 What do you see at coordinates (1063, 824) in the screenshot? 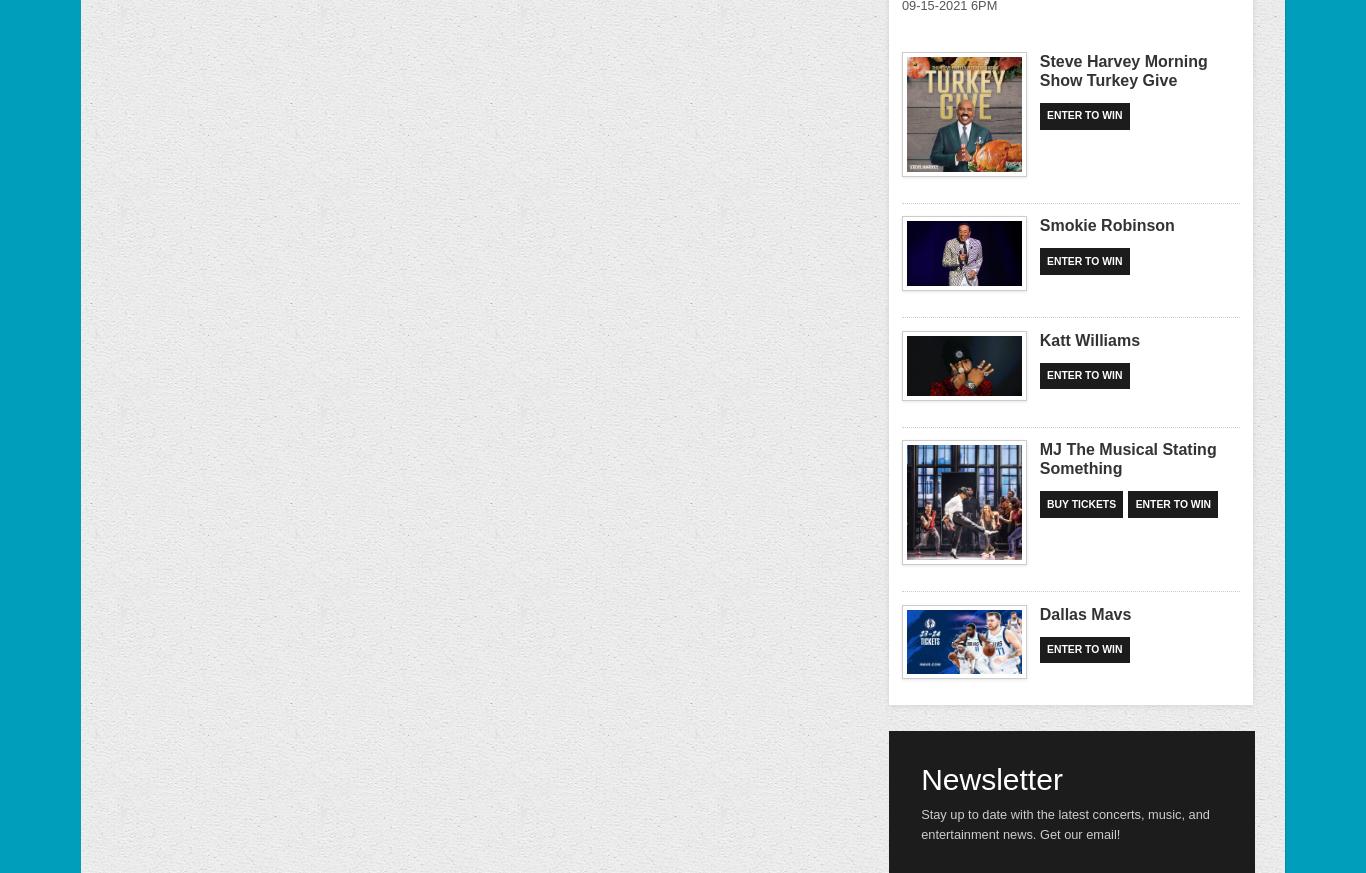
I see `'Stay up to date with the latest concerts, music, and entertainment news.'` at bounding box center [1063, 824].